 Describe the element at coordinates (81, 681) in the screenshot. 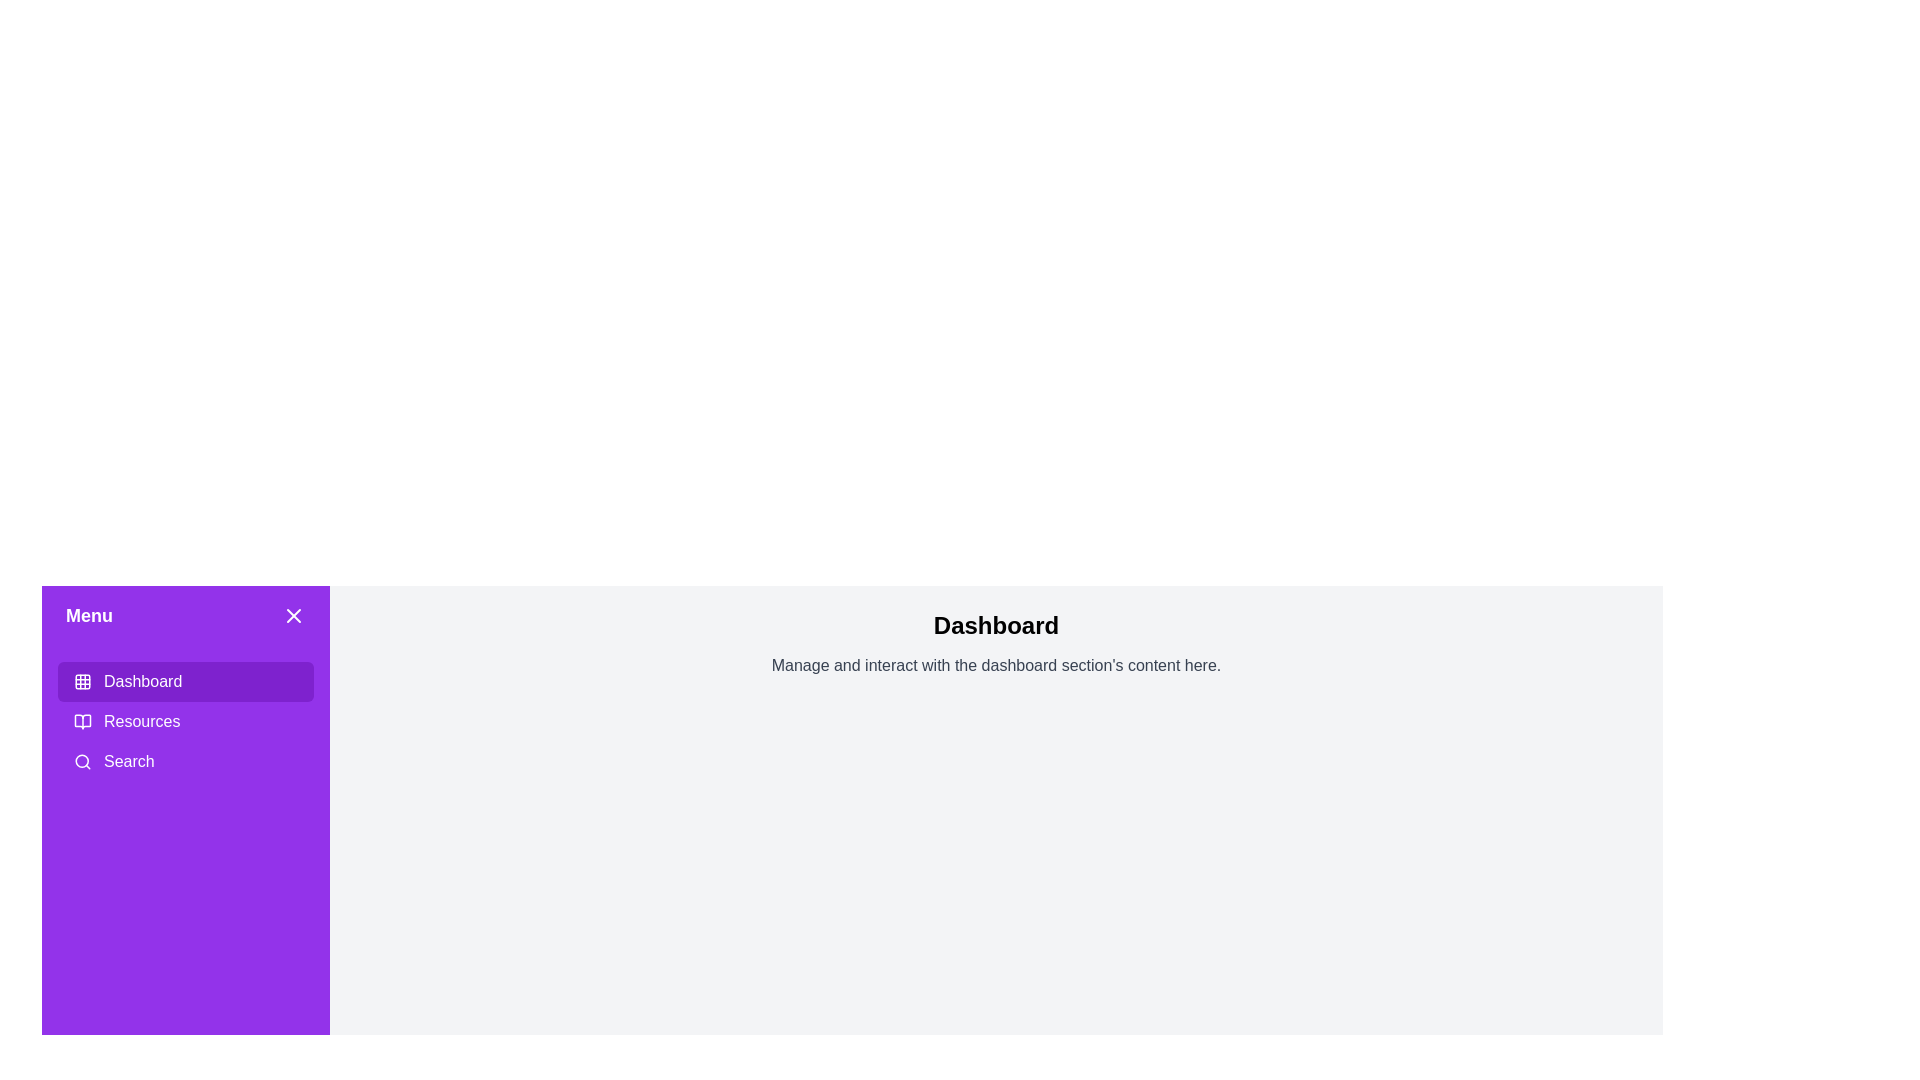

I see `the icon representing the 'Dashboard' functionality located in the sidebar menu` at that location.